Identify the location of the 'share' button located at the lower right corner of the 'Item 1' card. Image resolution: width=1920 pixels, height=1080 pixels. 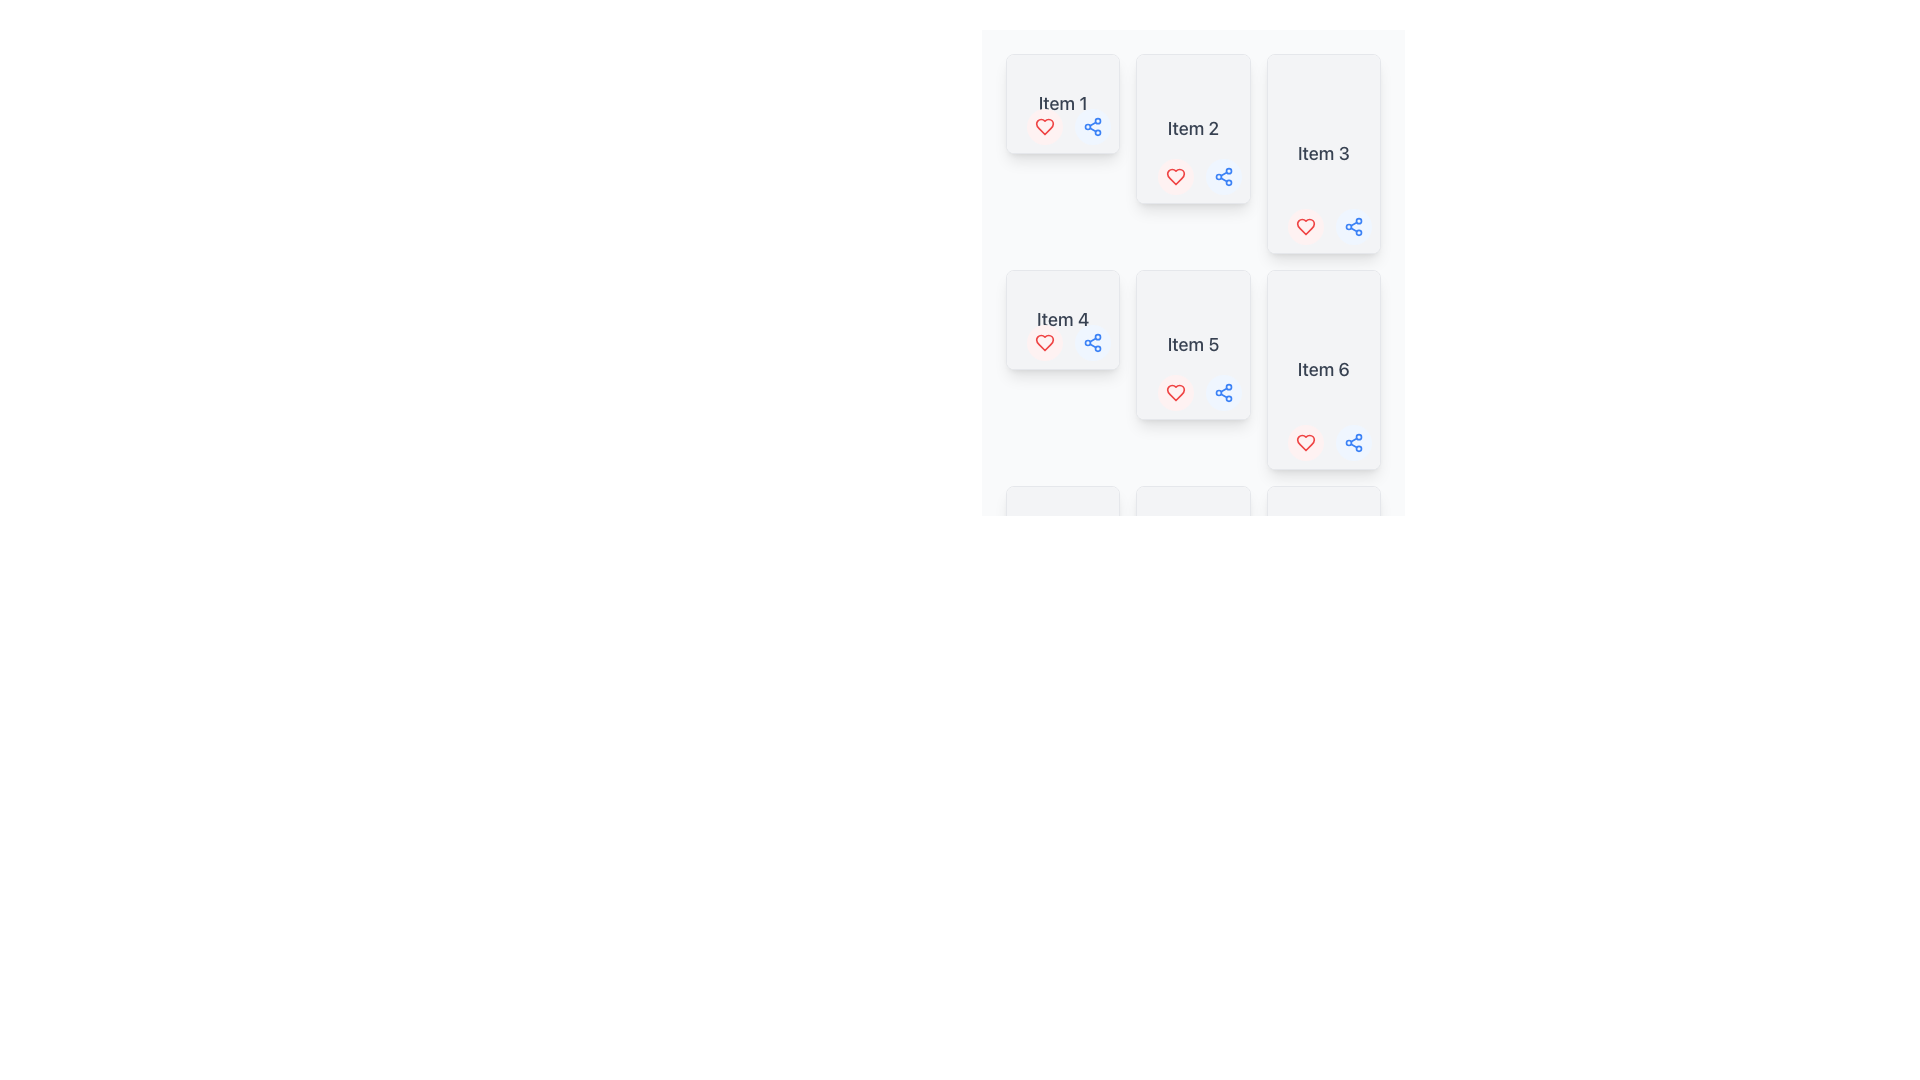
(1092, 127).